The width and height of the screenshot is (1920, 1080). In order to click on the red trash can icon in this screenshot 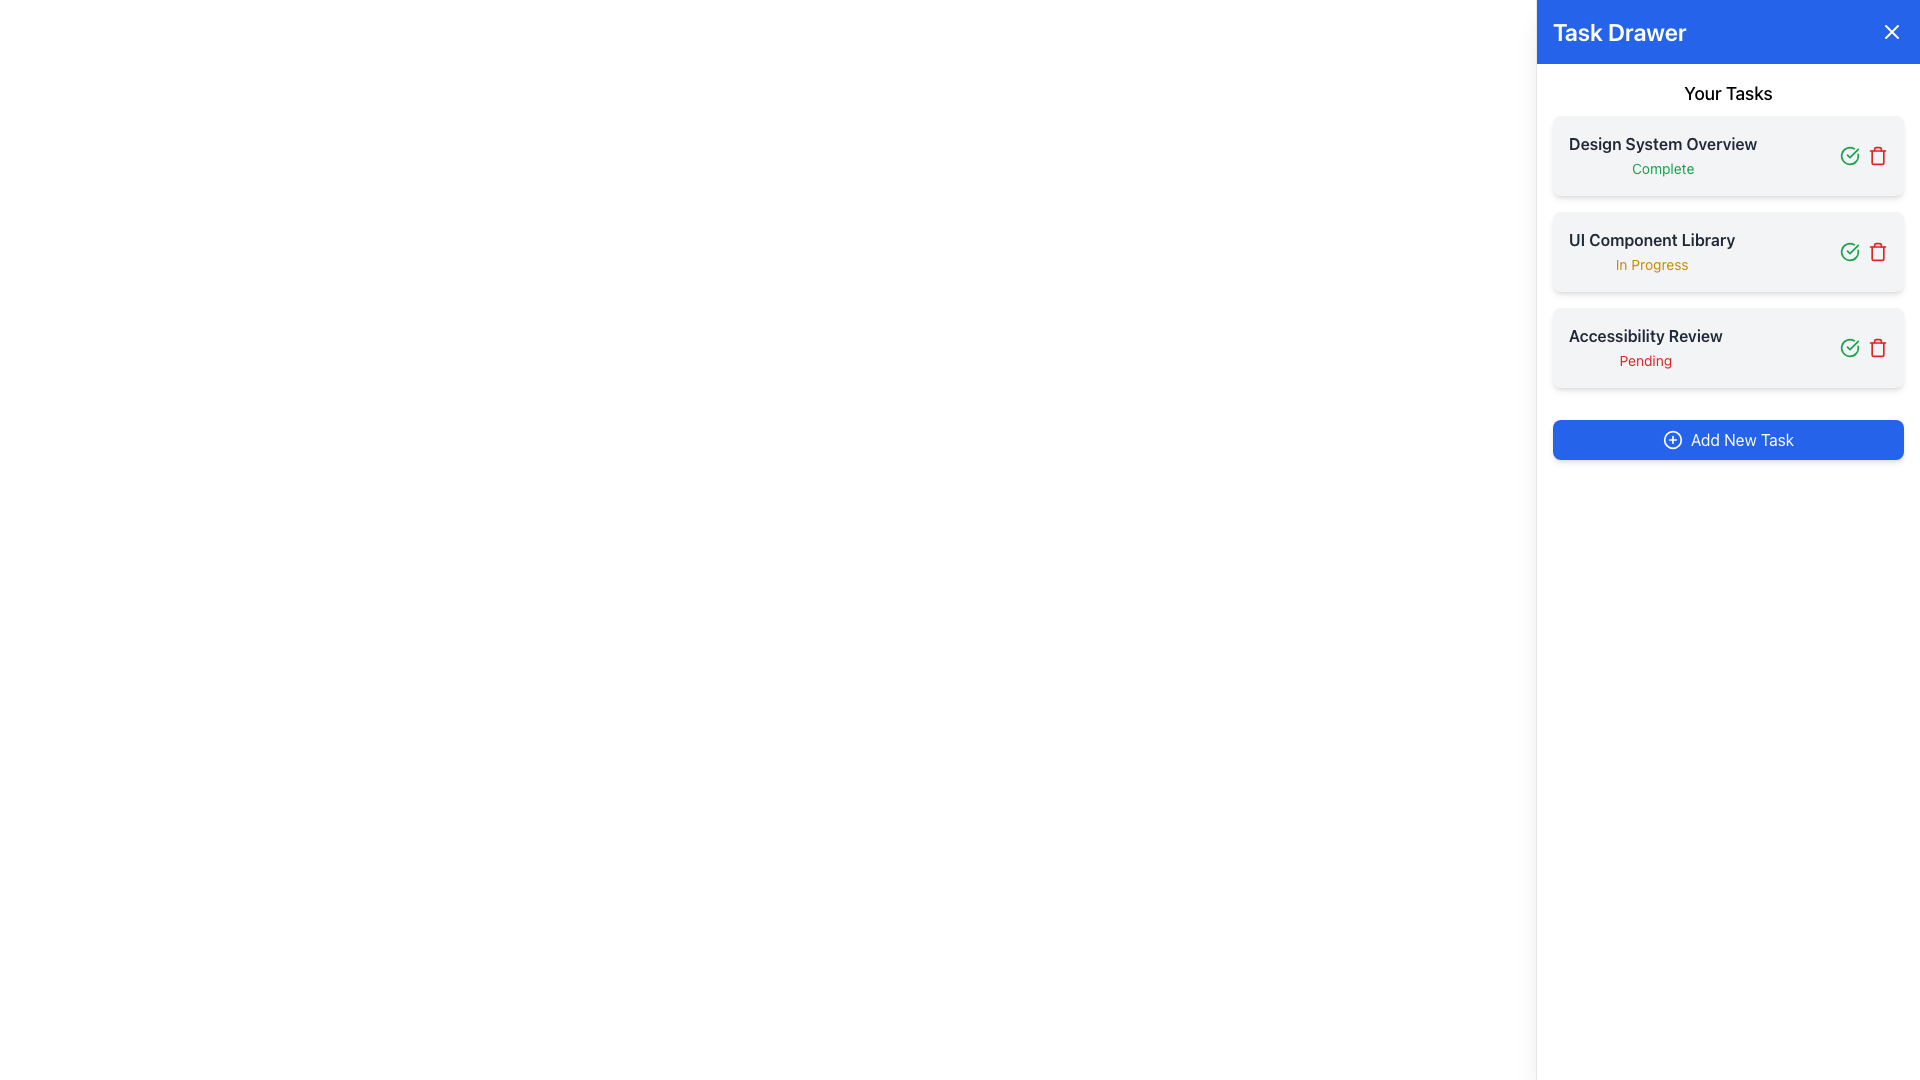, I will do `click(1876, 250)`.